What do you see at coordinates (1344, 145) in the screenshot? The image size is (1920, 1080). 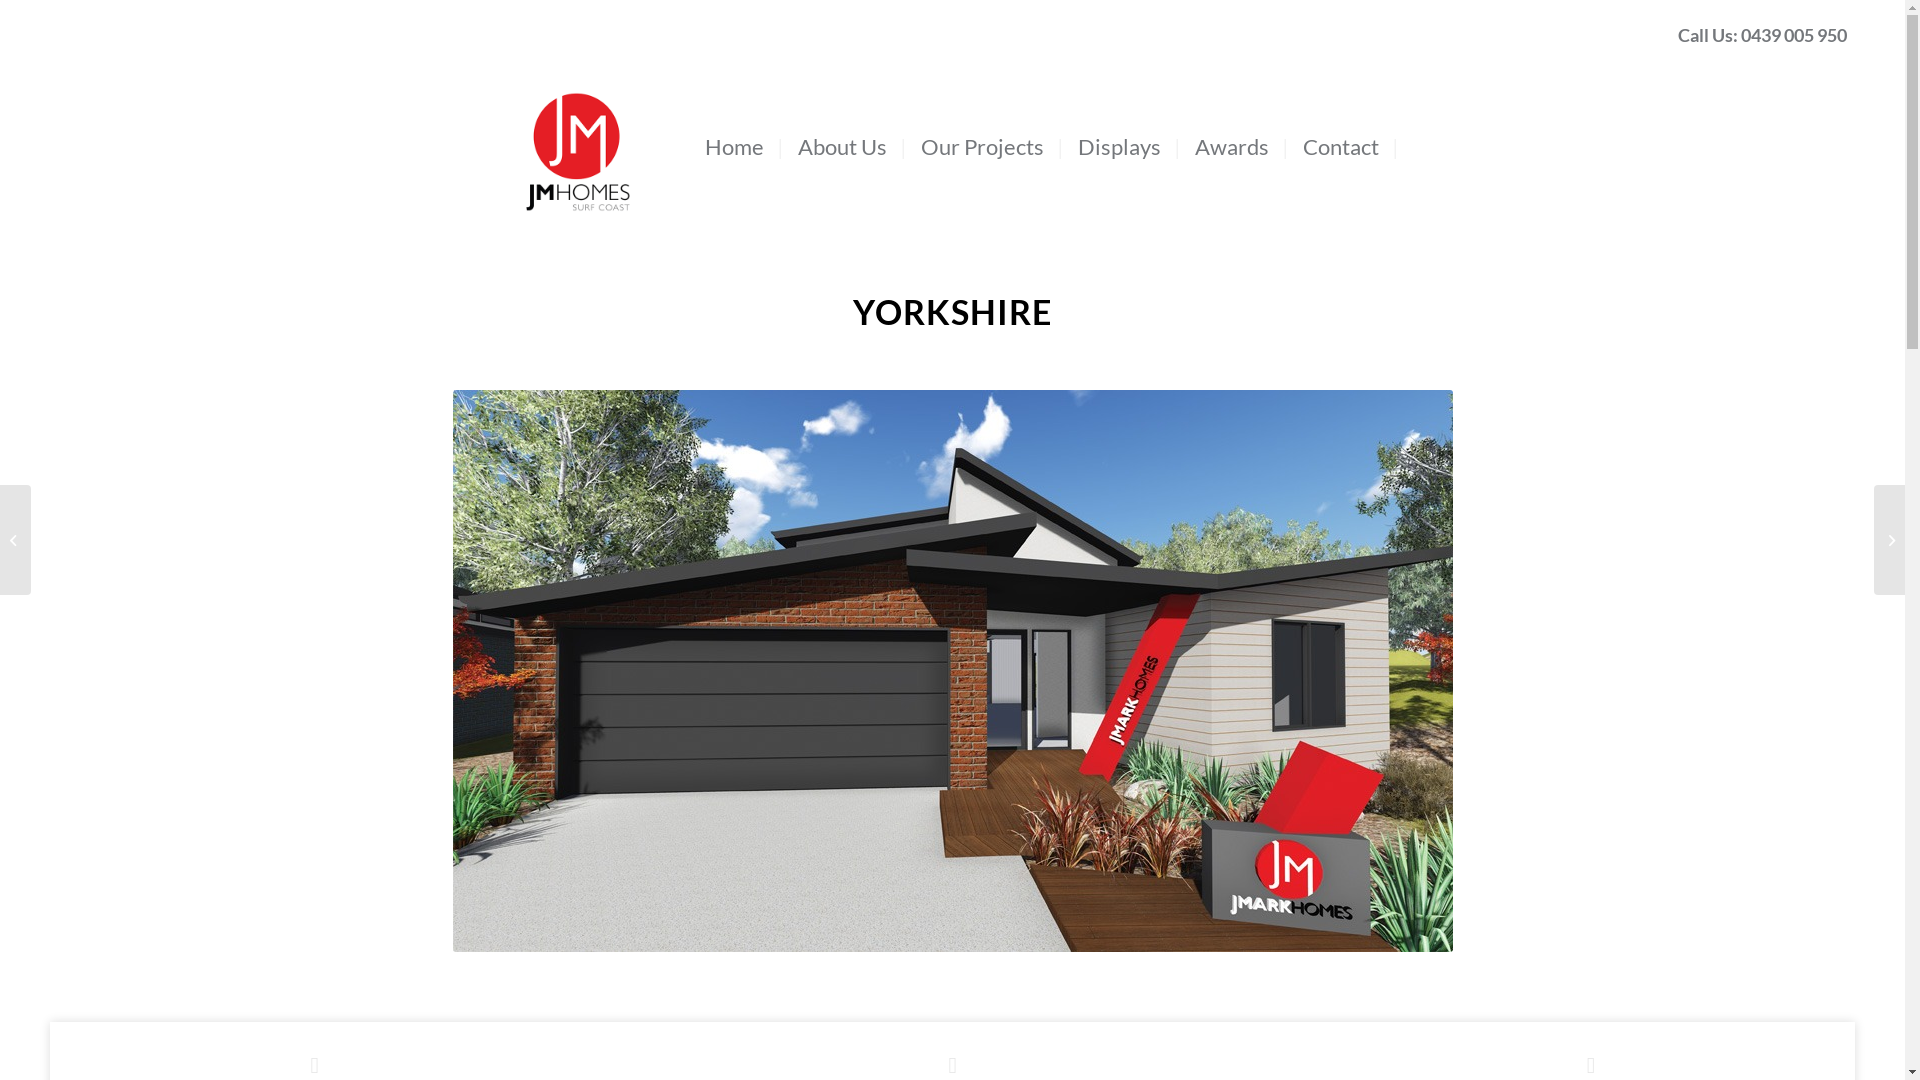 I see `'Contact'` at bounding box center [1344, 145].